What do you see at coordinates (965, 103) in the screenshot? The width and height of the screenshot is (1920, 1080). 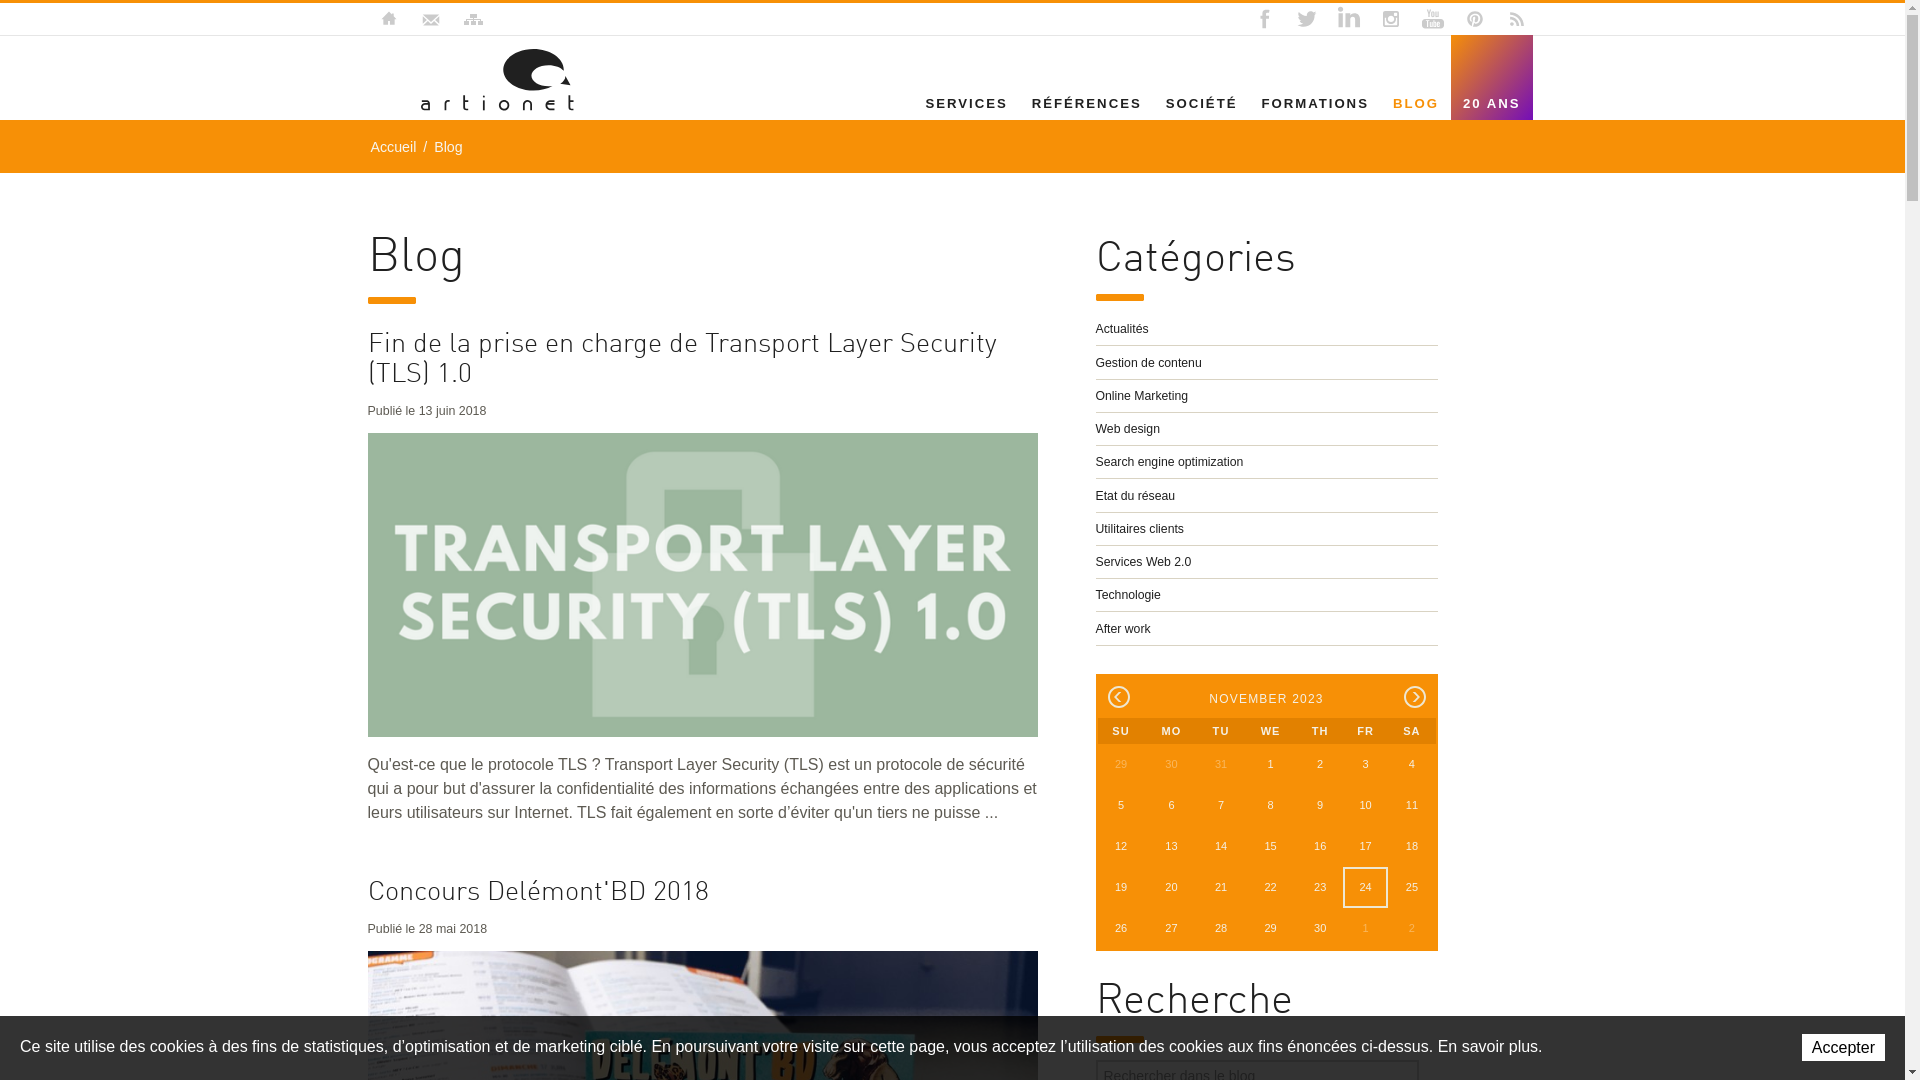 I see `'SERVICES'` at bounding box center [965, 103].